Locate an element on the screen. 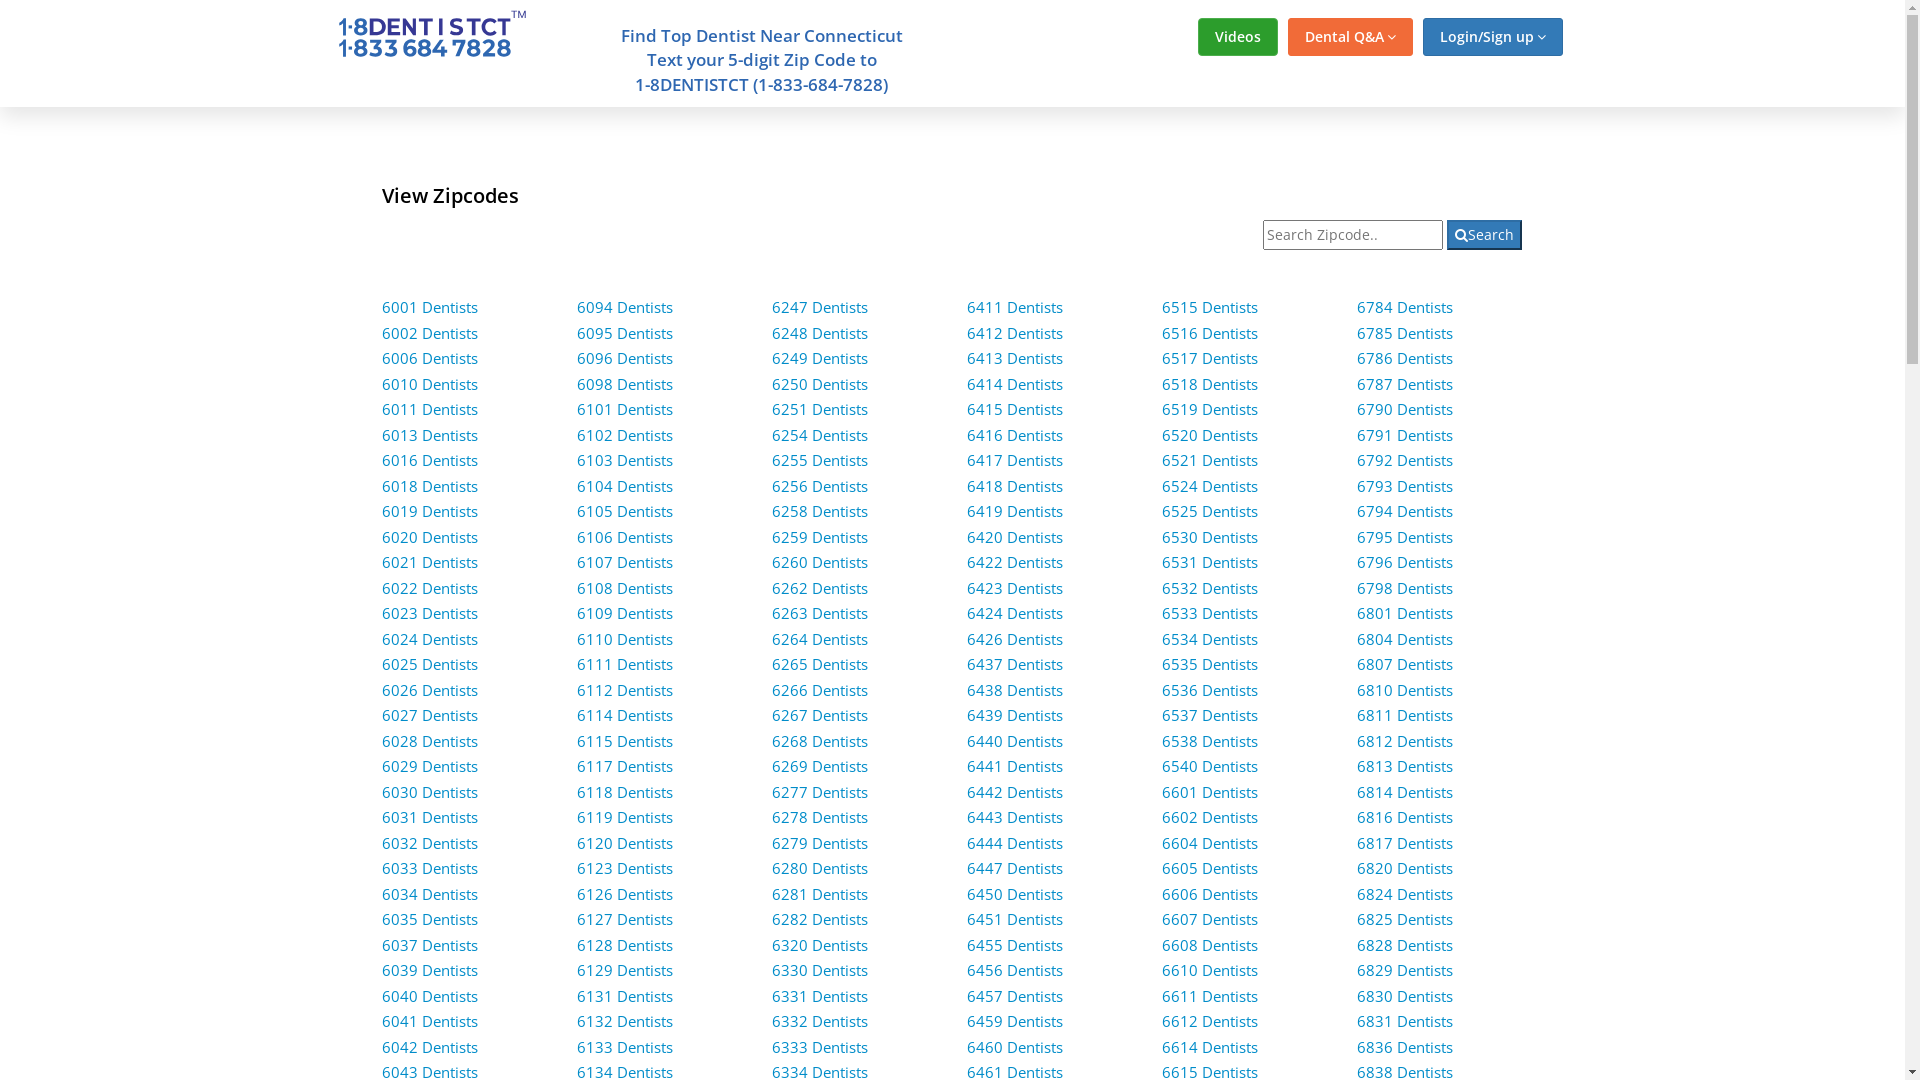 The image size is (1920, 1080). '6820 Dentists' is located at coordinates (1357, 866).